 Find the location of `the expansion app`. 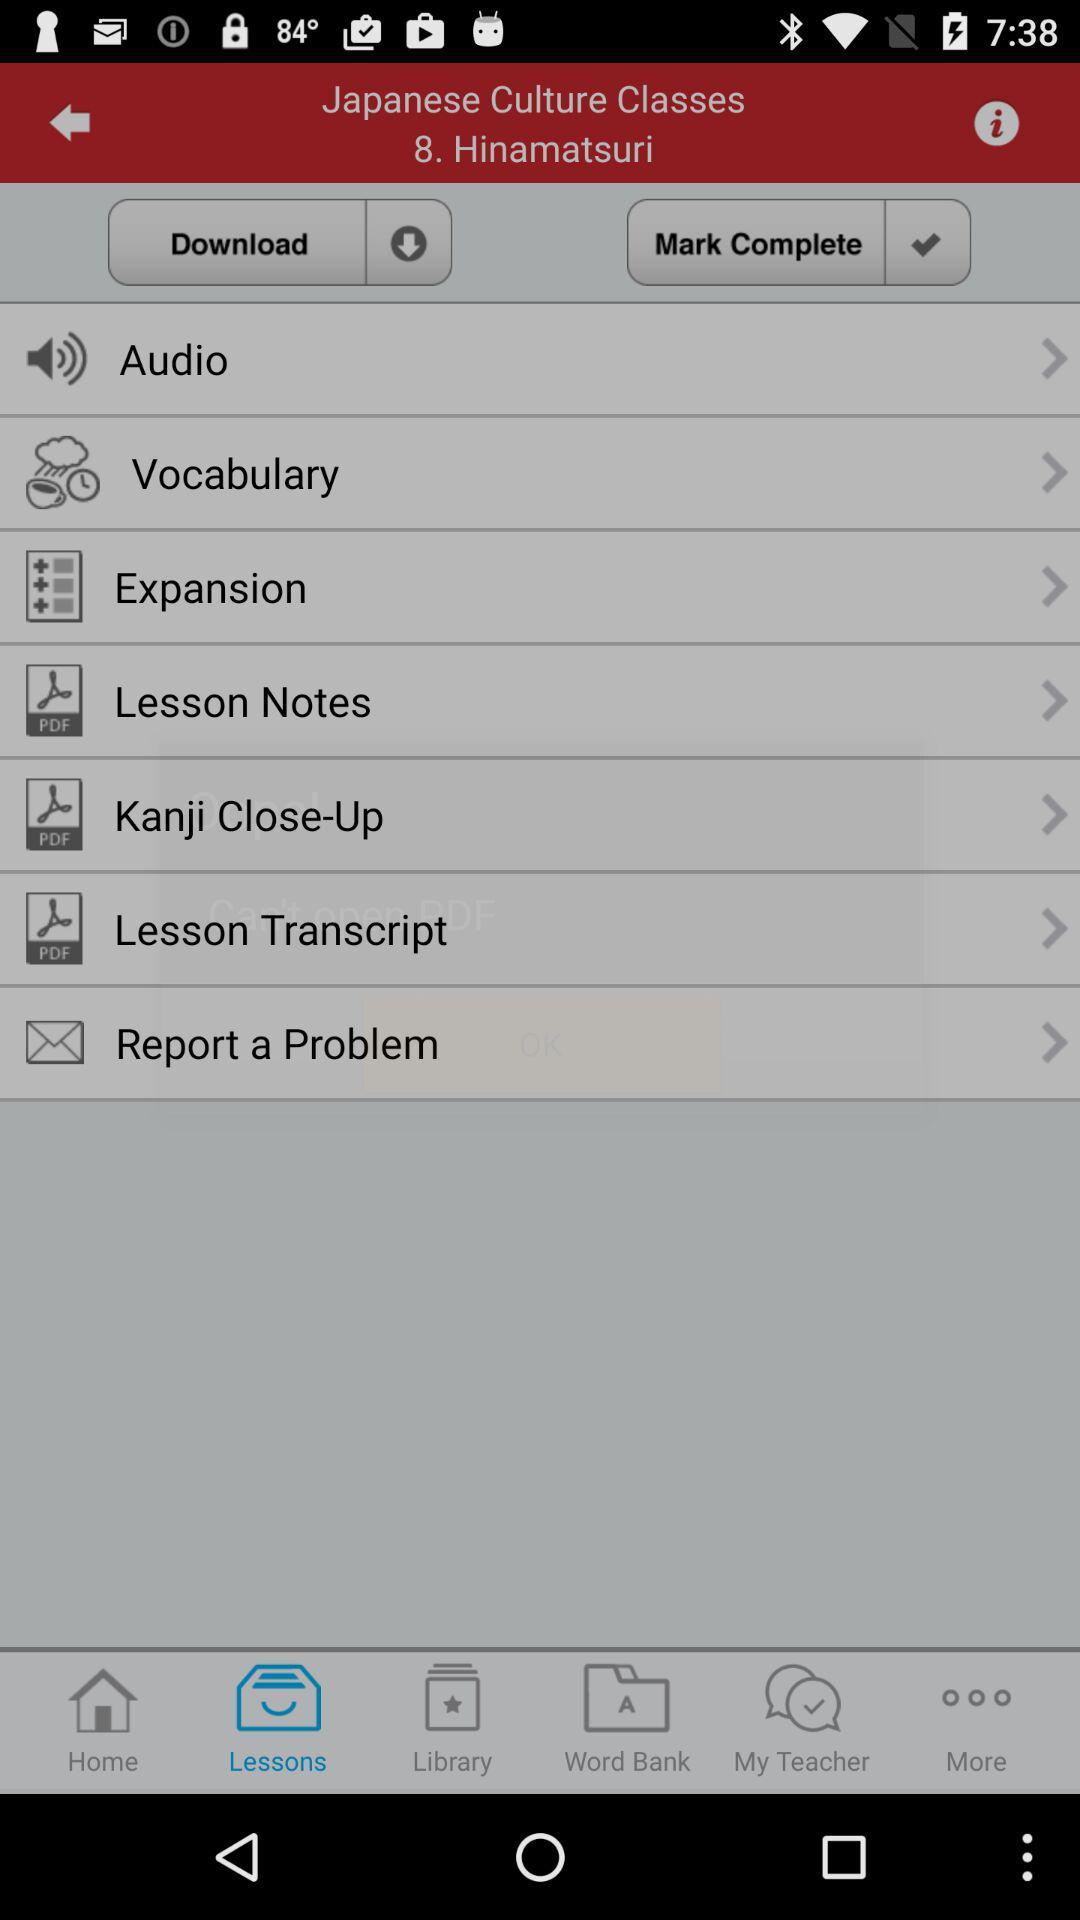

the expansion app is located at coordinates (210, 585).